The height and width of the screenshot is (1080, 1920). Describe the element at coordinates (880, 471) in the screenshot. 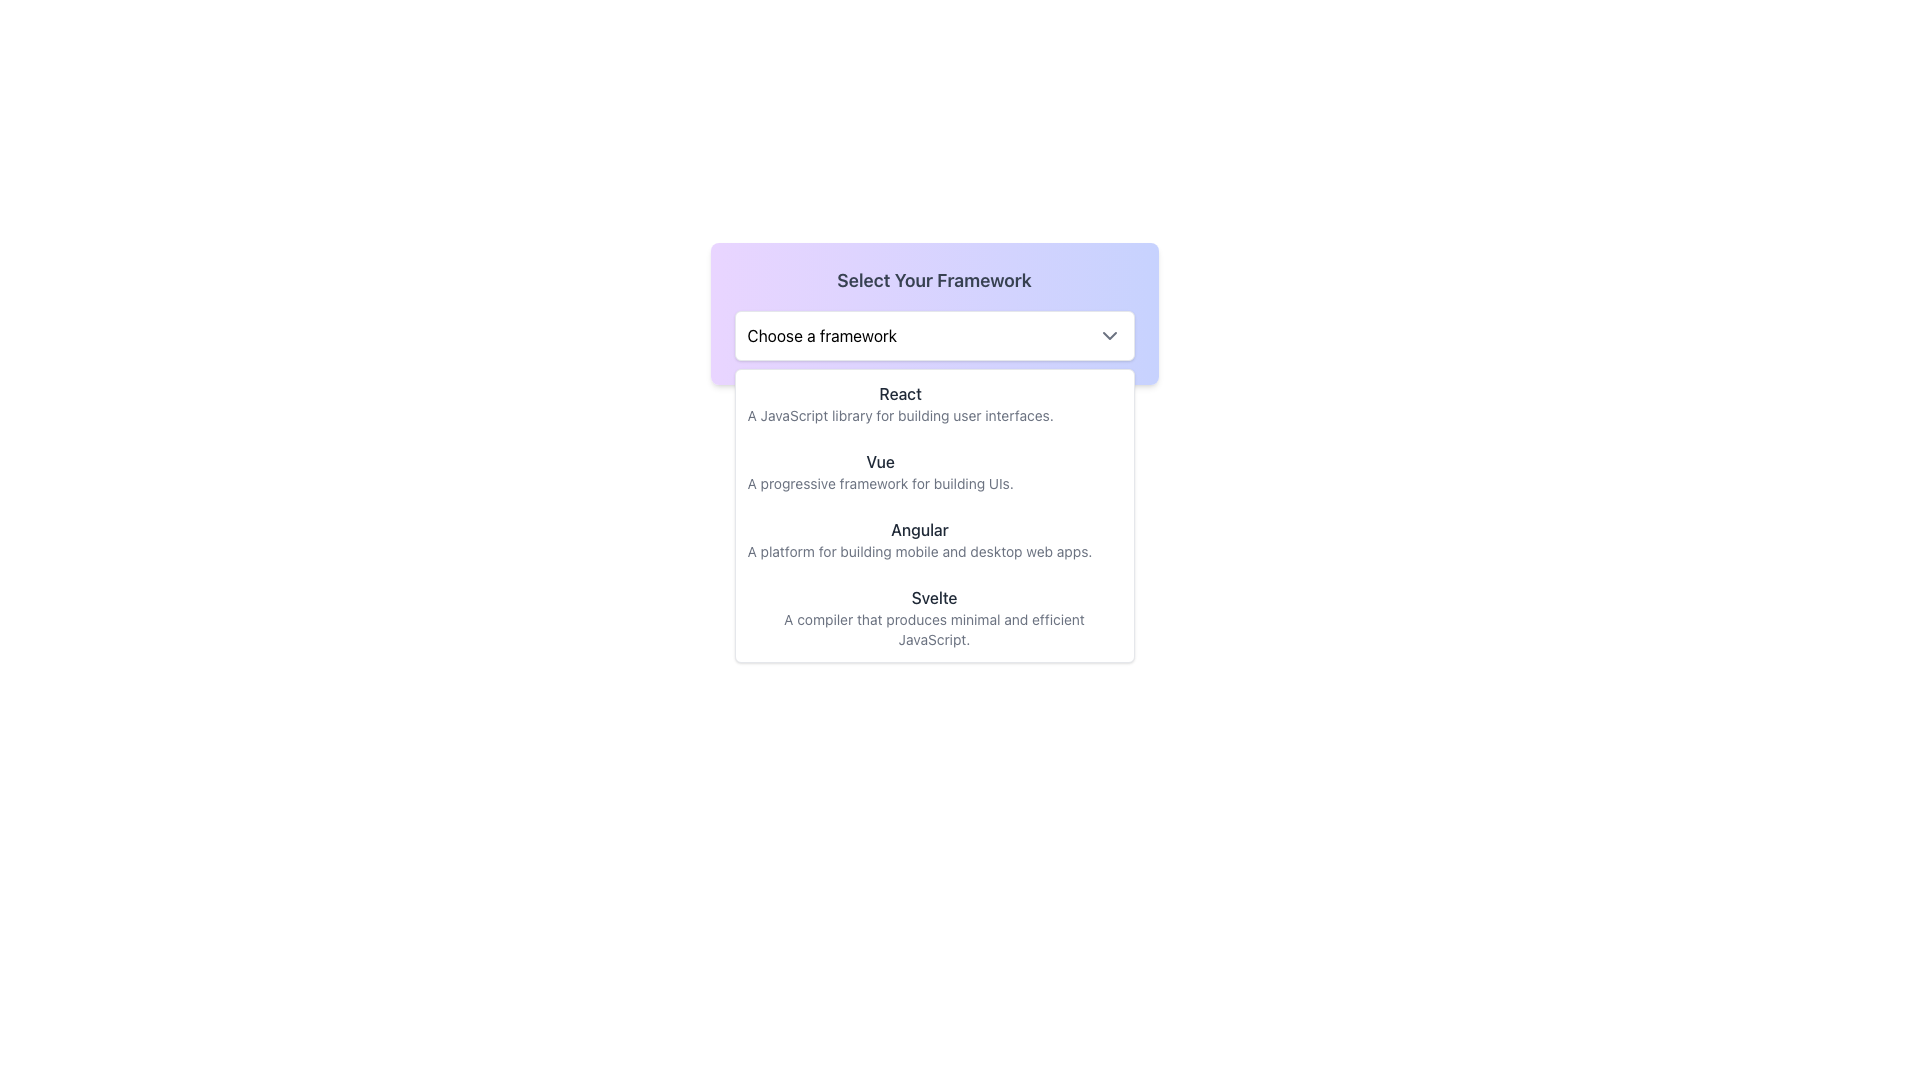

I see `text content of the 'Vue' framework label, which is the second item in the dropdown panel under 'Select Your Framework'` at that location.